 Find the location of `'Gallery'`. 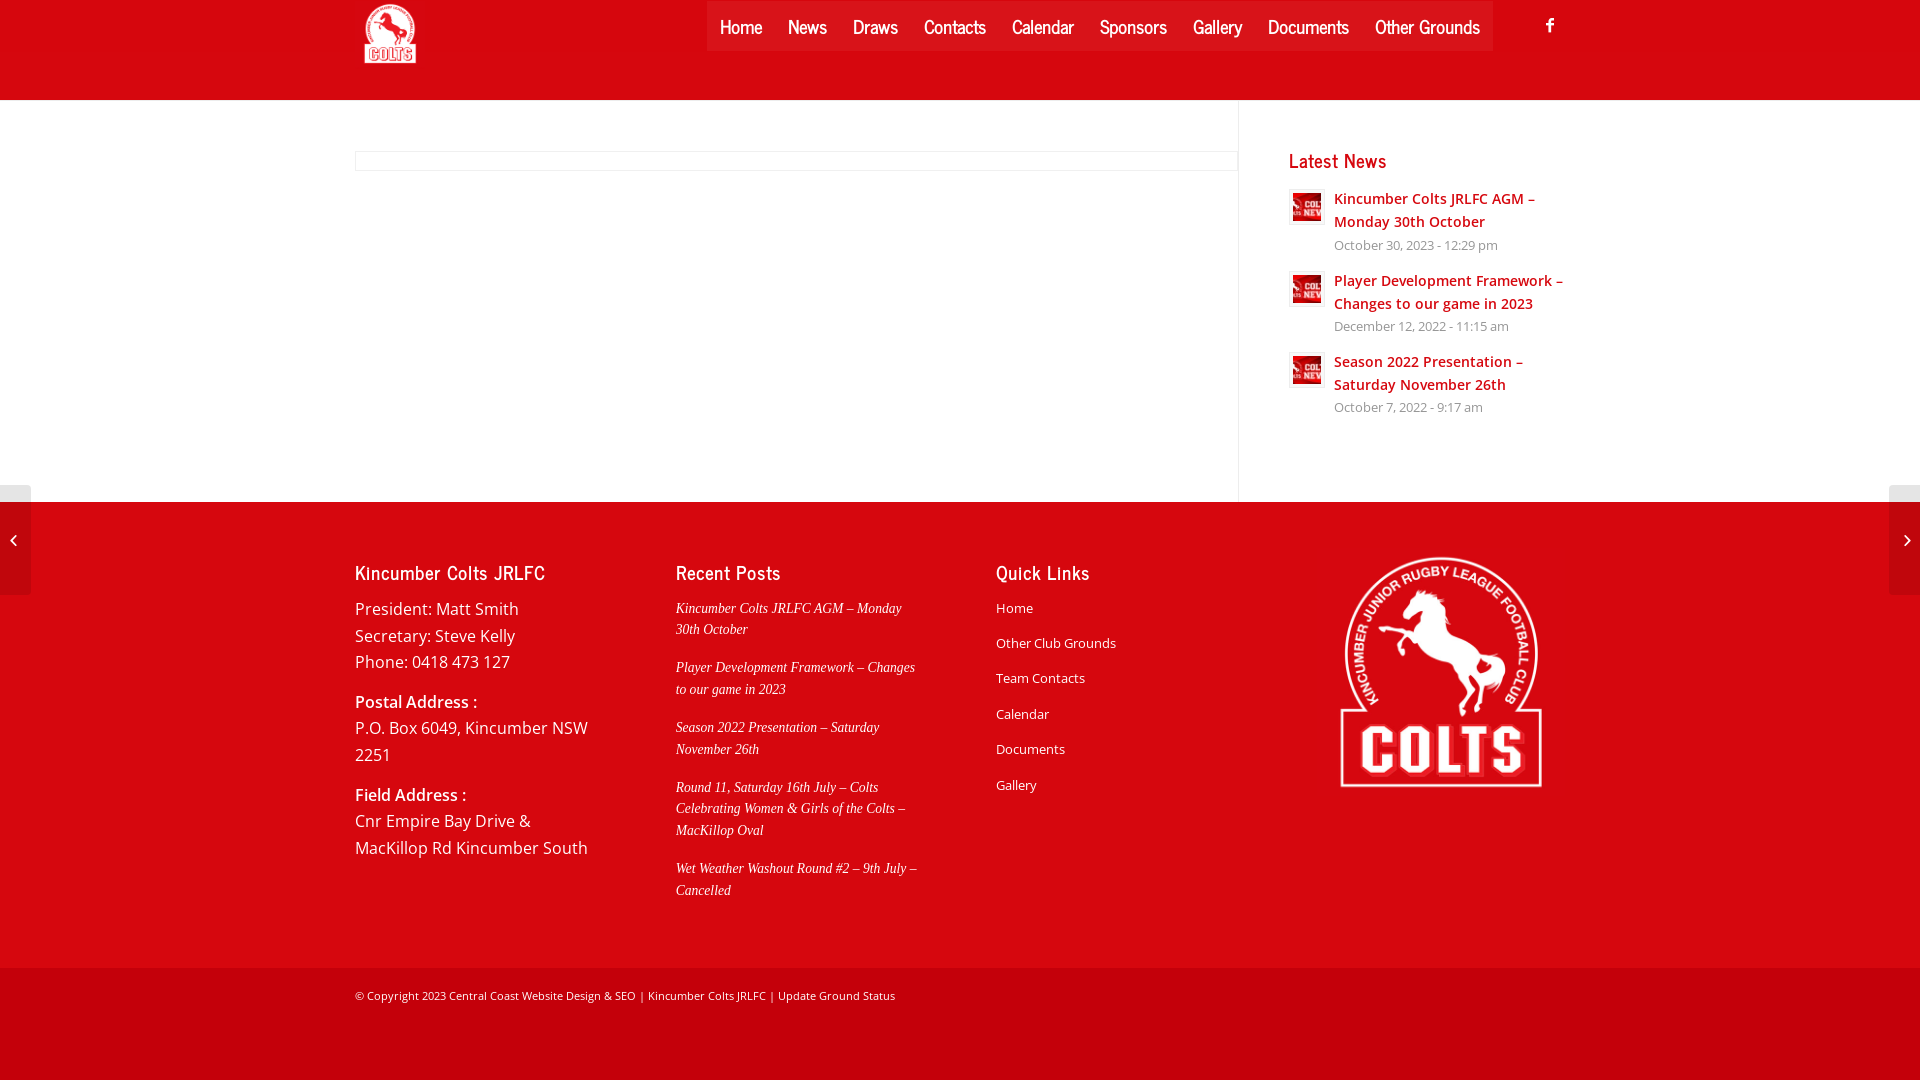

'Gallery' is located at coordinates (996, 784).